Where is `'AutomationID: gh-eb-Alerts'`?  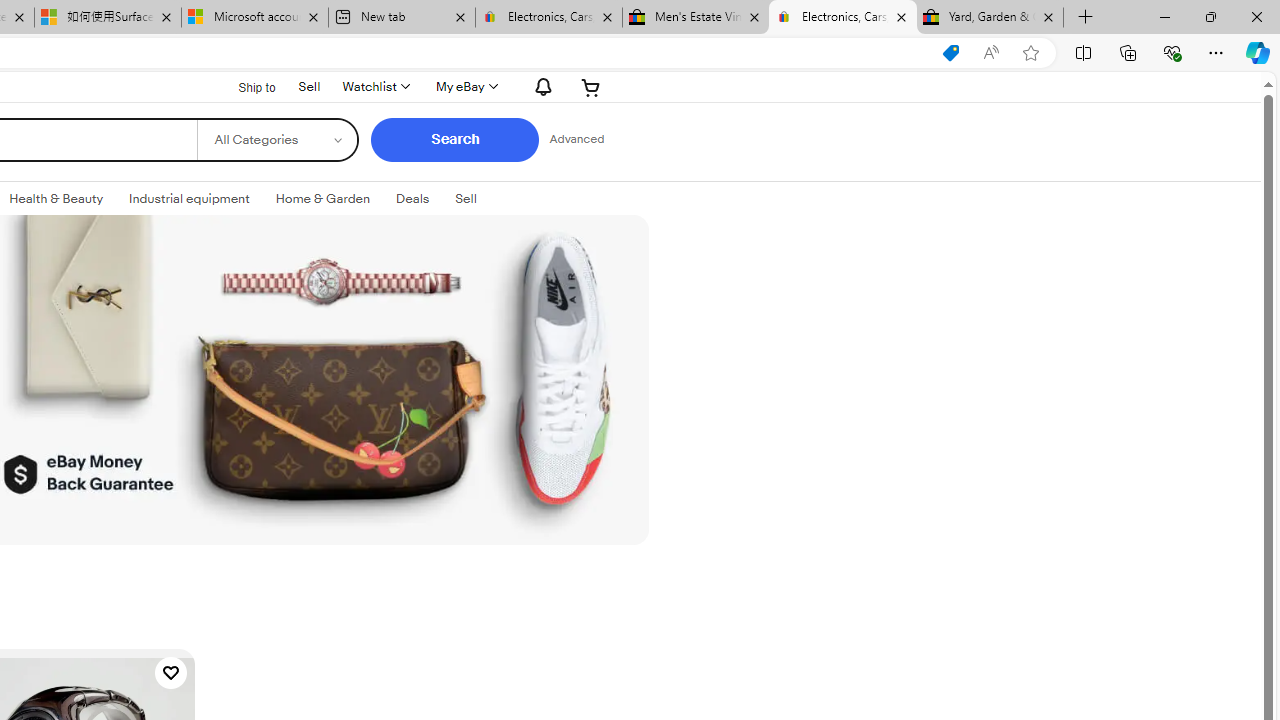 'AutomationID: gh-eb-Alerts' is located at coordinates (540, 85).